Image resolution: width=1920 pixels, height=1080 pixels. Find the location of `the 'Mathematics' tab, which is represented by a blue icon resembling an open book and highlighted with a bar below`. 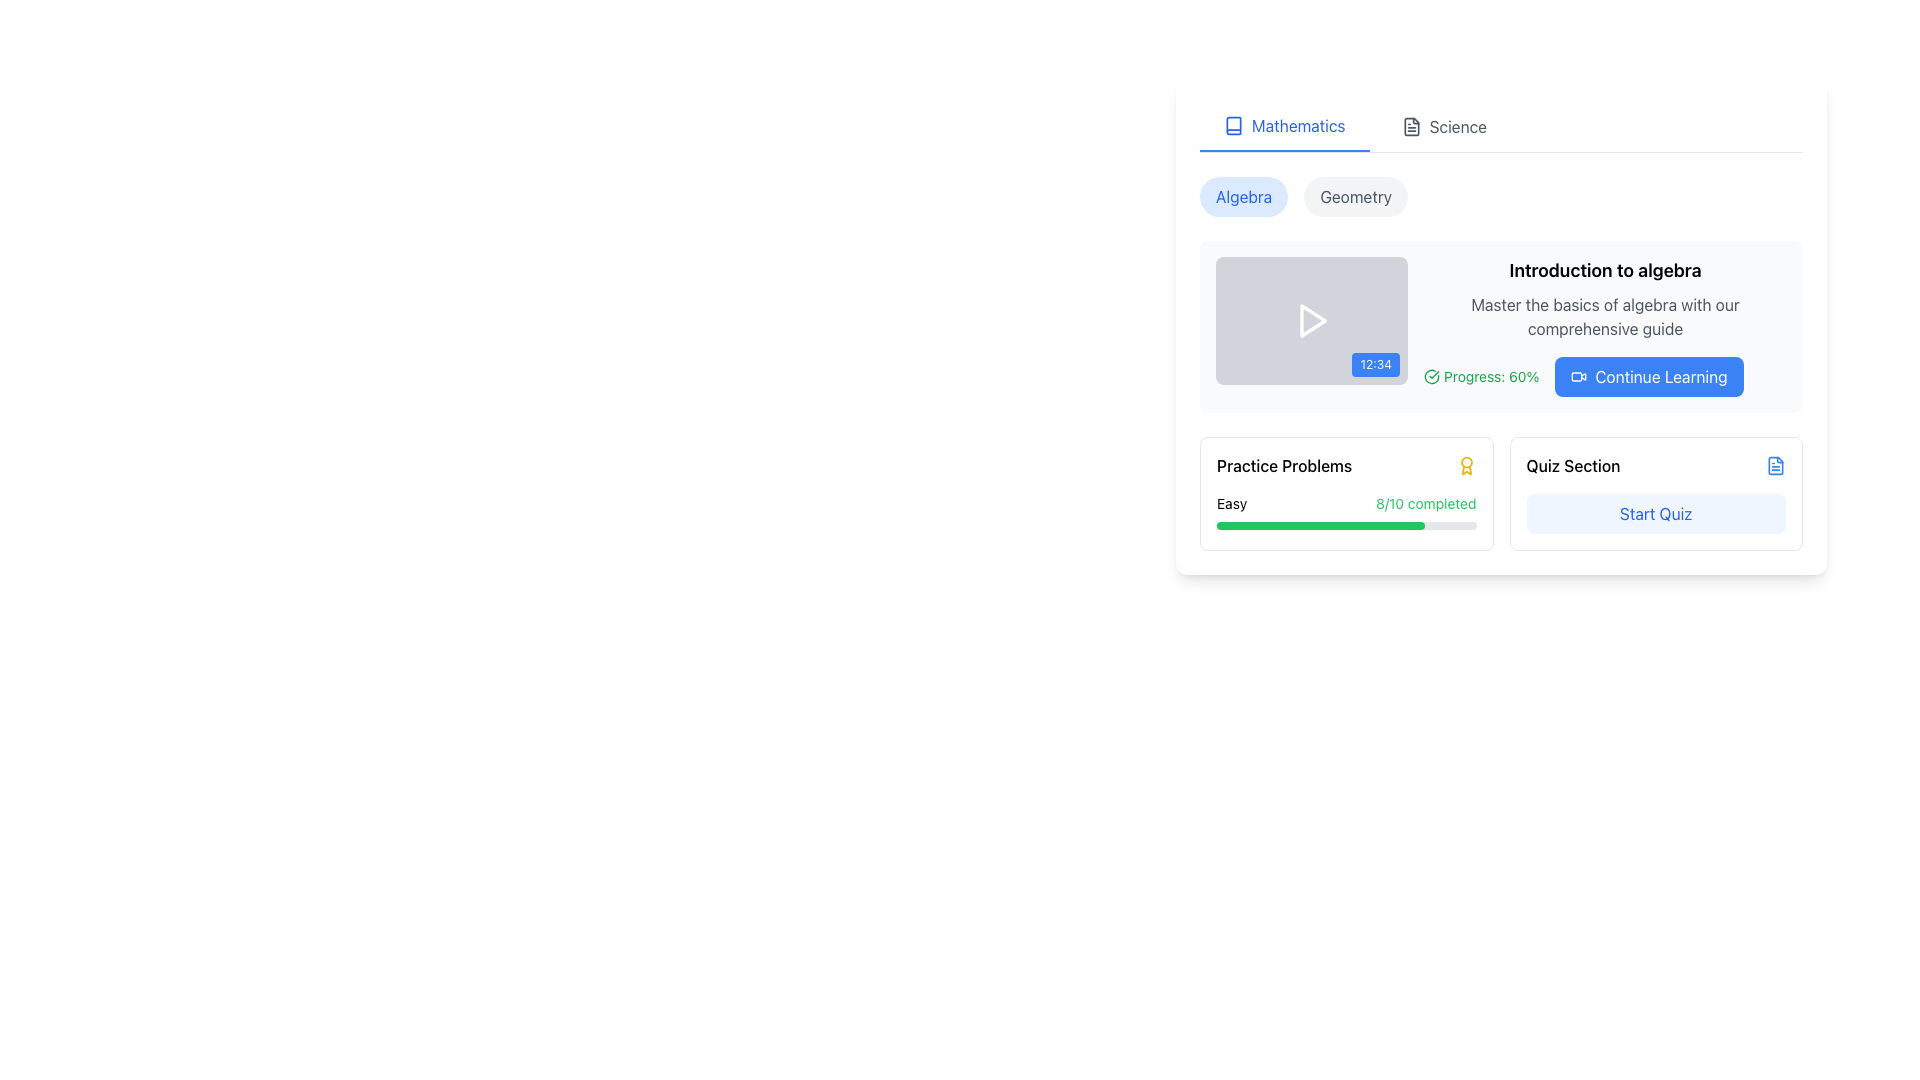

the 'Mathematics' tab, which is represented by a blue icon resembling an open book and highlighted with a bar below is located at coordinates (1284, 127).